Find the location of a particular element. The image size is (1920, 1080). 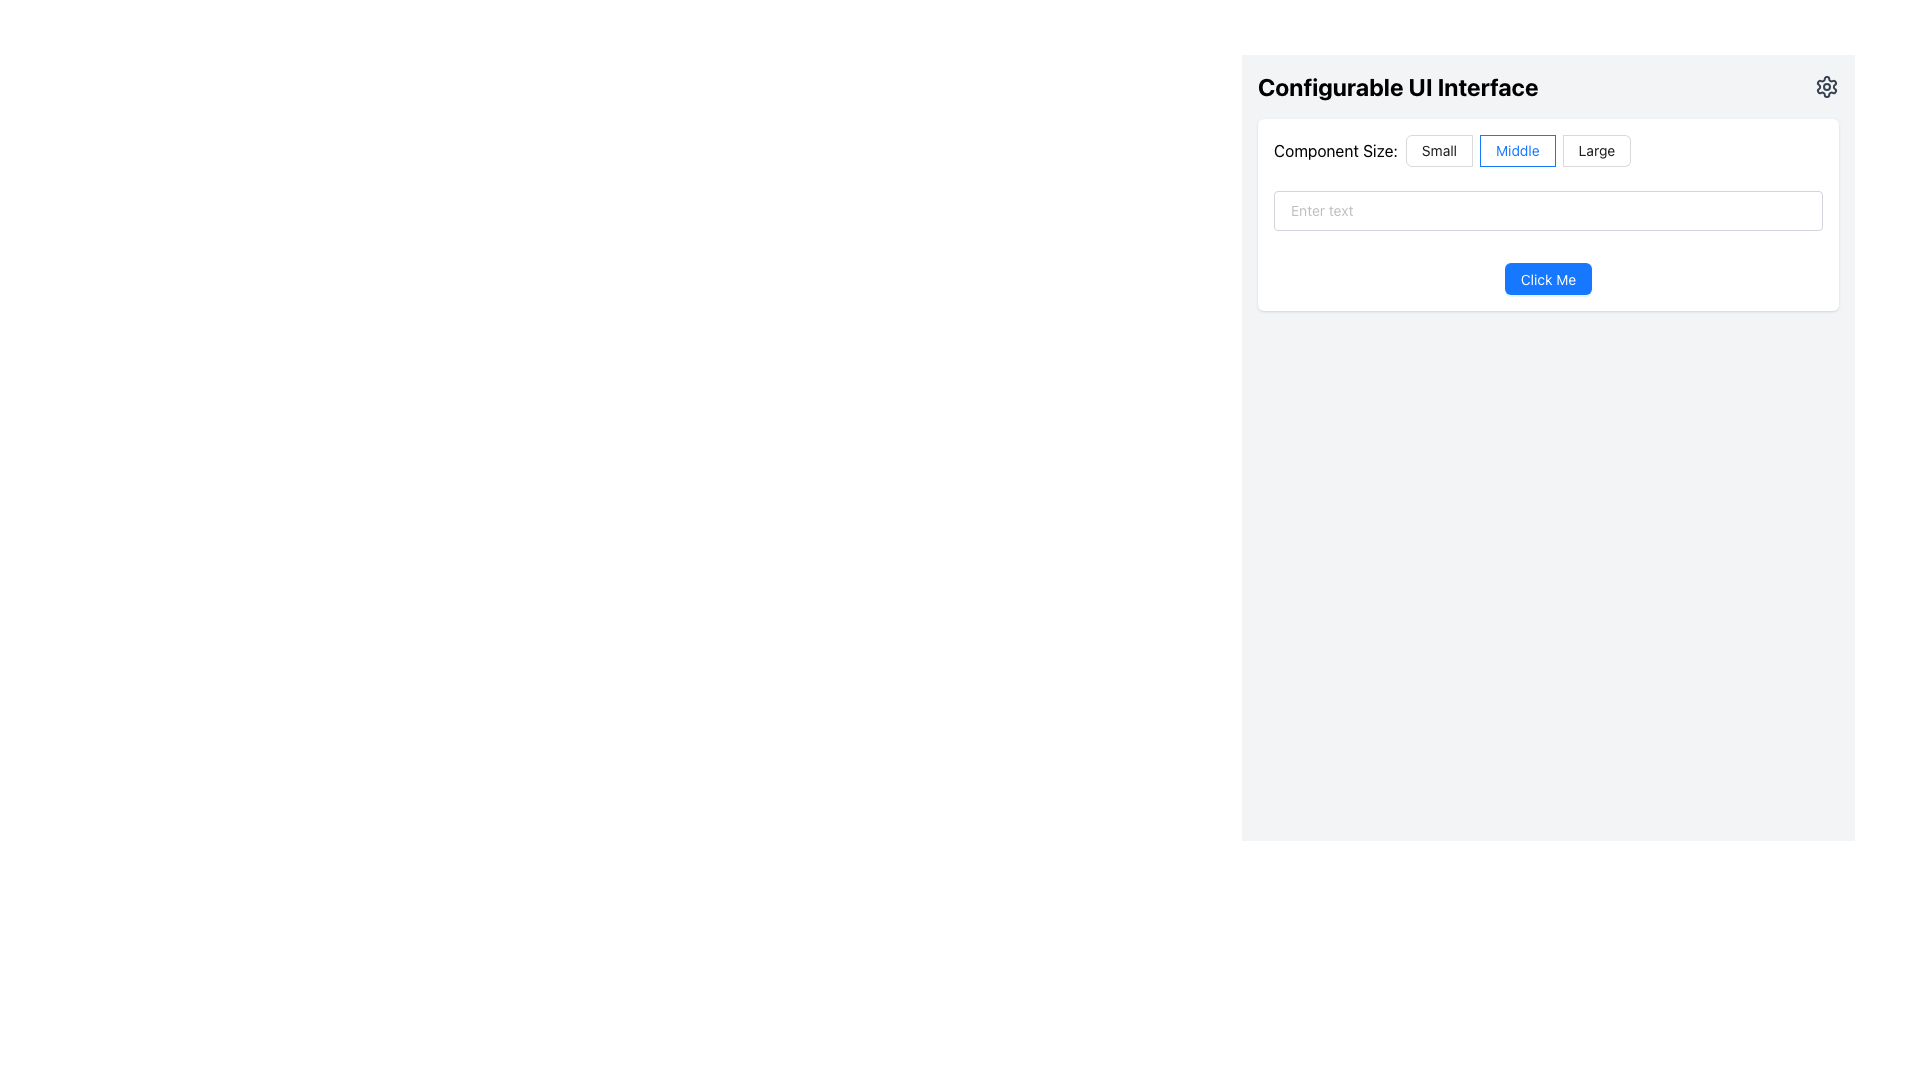

the 'Small' radio button label within the 'Component Size' group, which is the first option in a set of three choices is located at coordinates (1438, 149).